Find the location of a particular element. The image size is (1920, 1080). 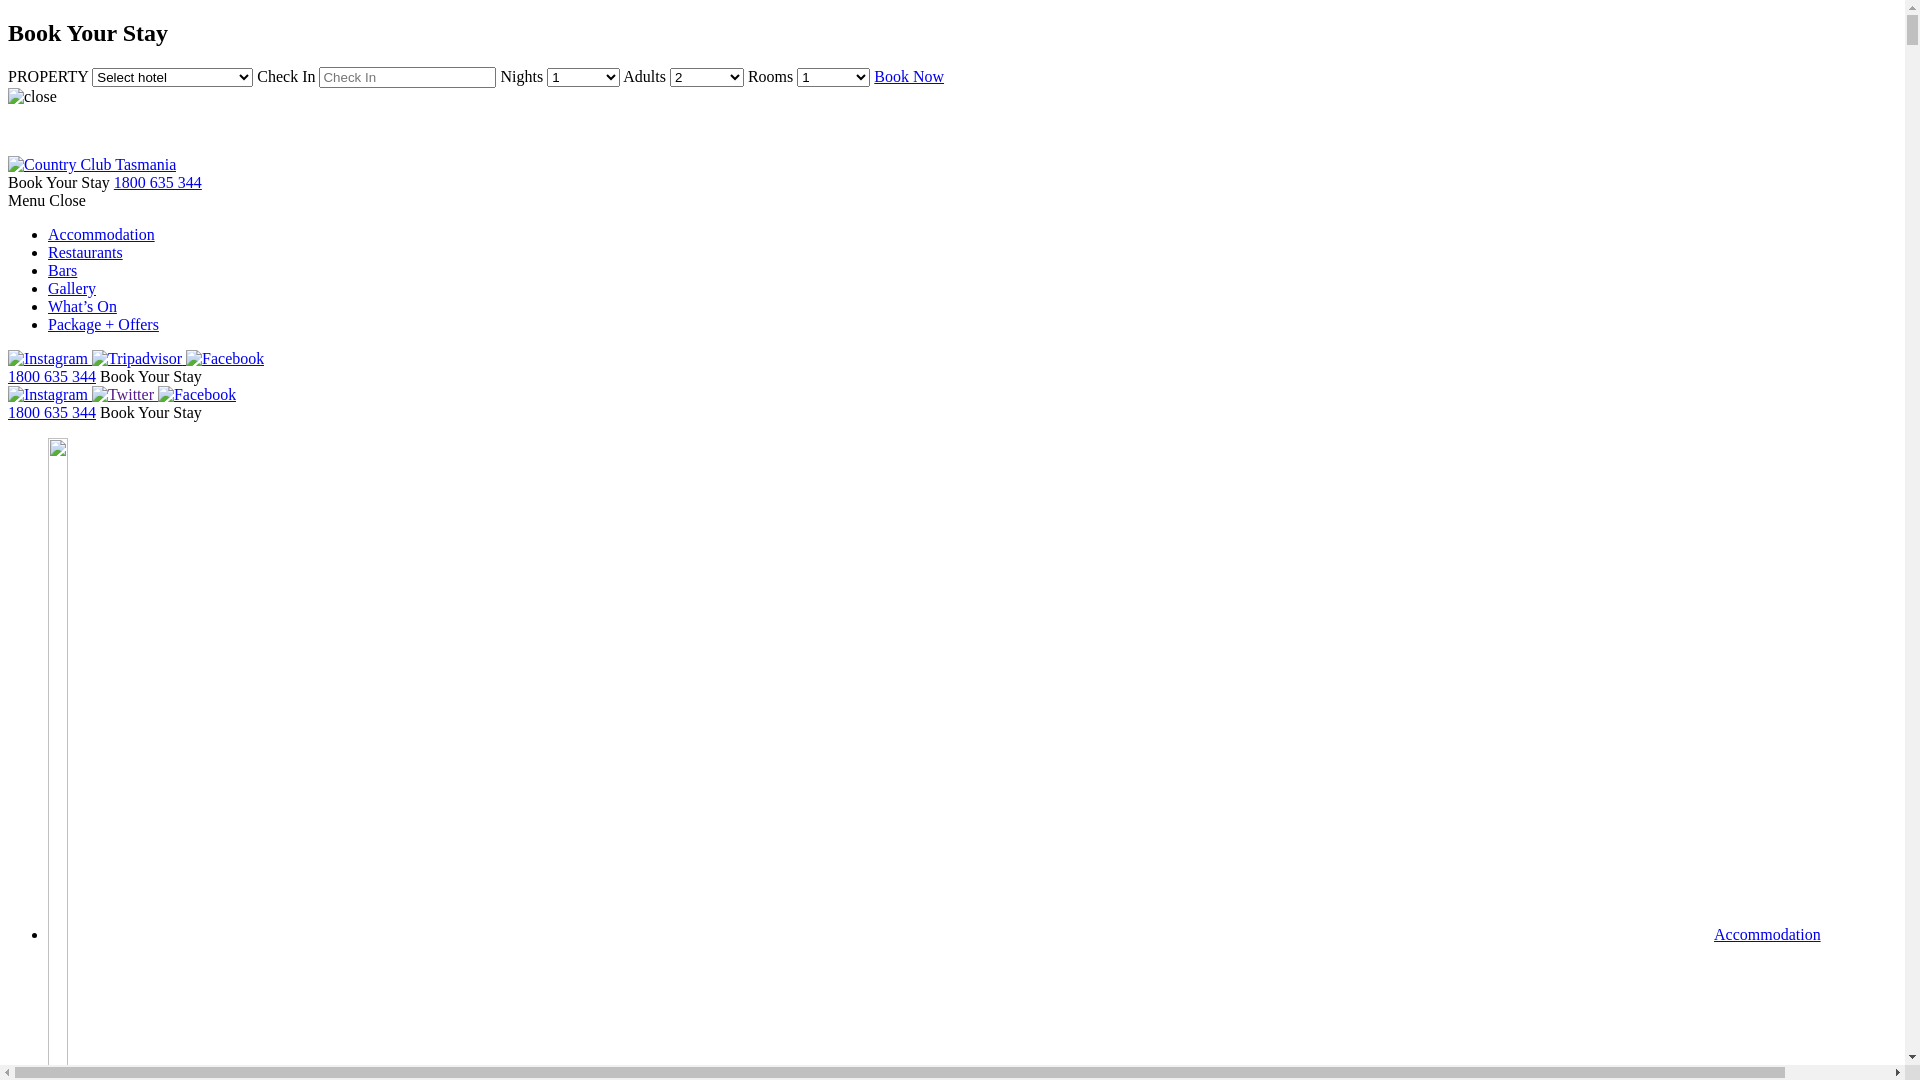

'Book Your Stay' is located at coordinates (58, 182).